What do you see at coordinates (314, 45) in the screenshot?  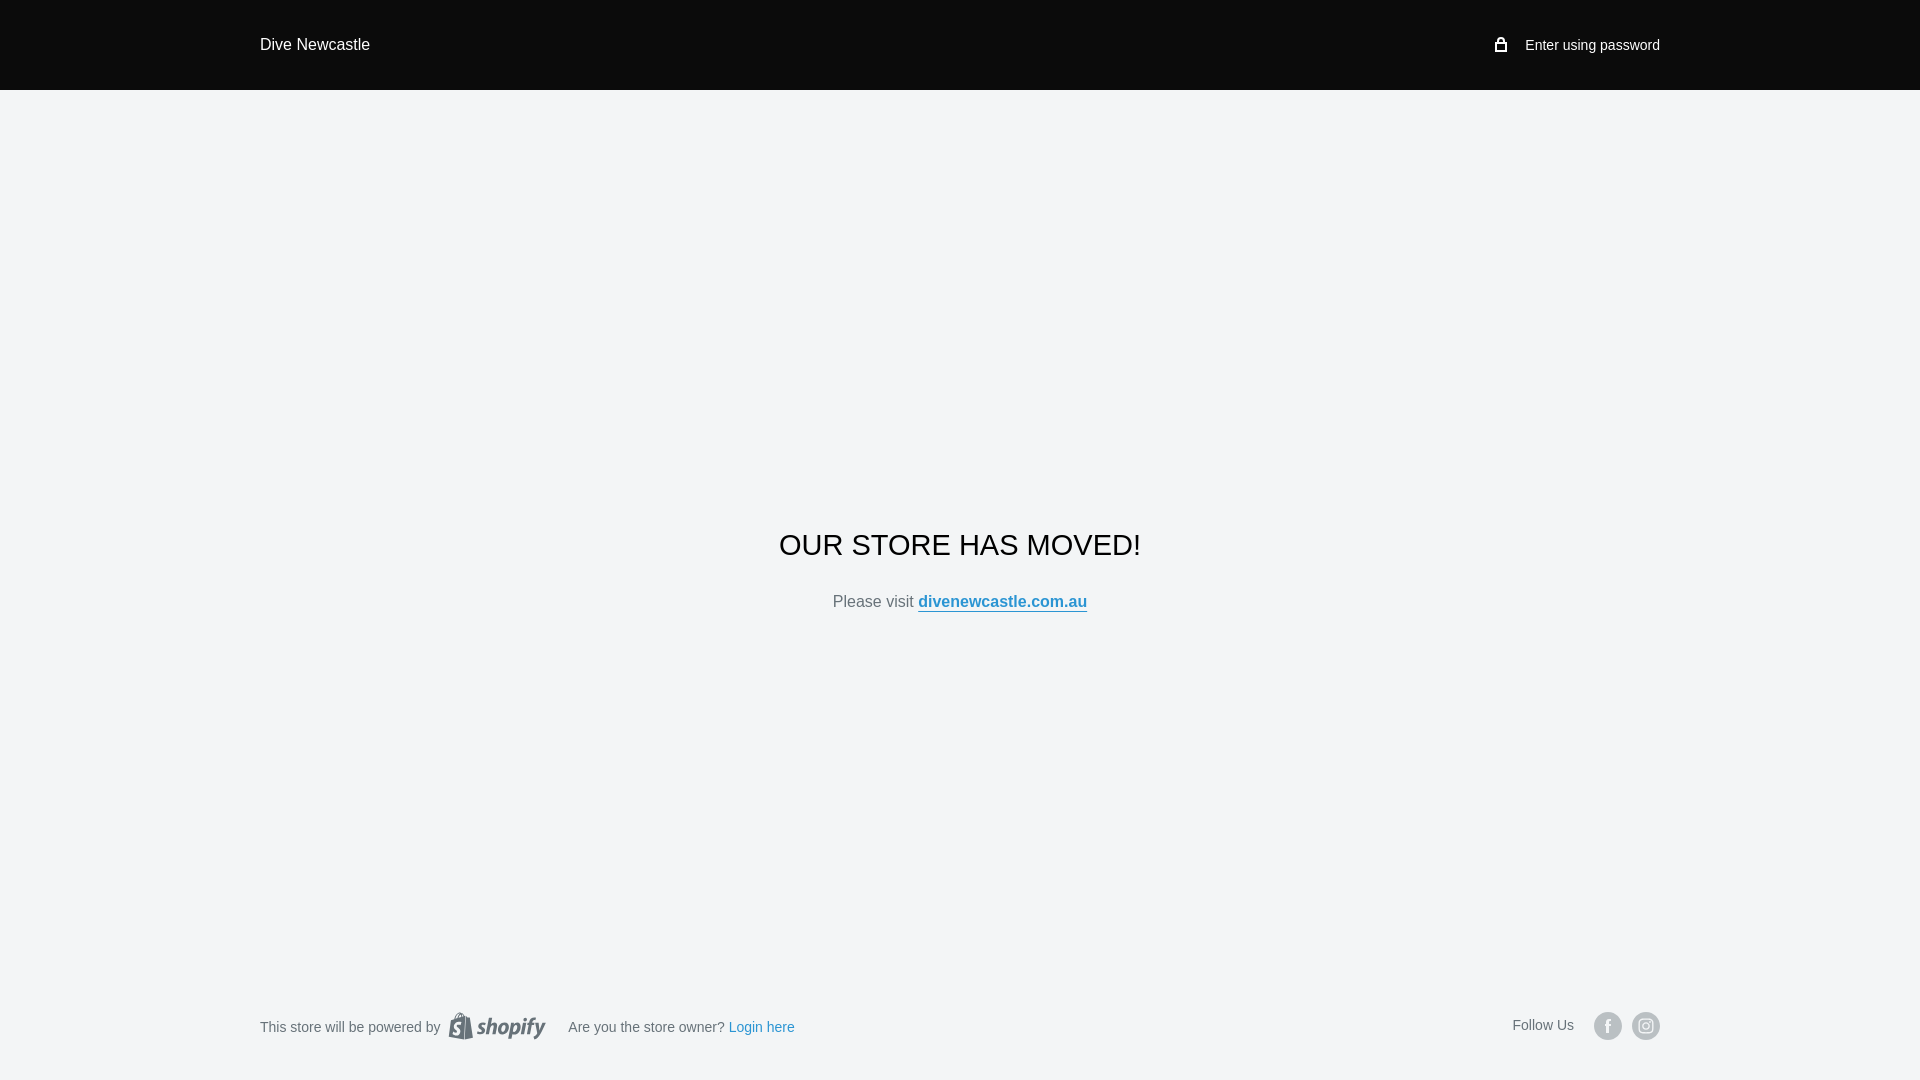 I see `'Dive Newcastle'` at bounding box center [314, 45].